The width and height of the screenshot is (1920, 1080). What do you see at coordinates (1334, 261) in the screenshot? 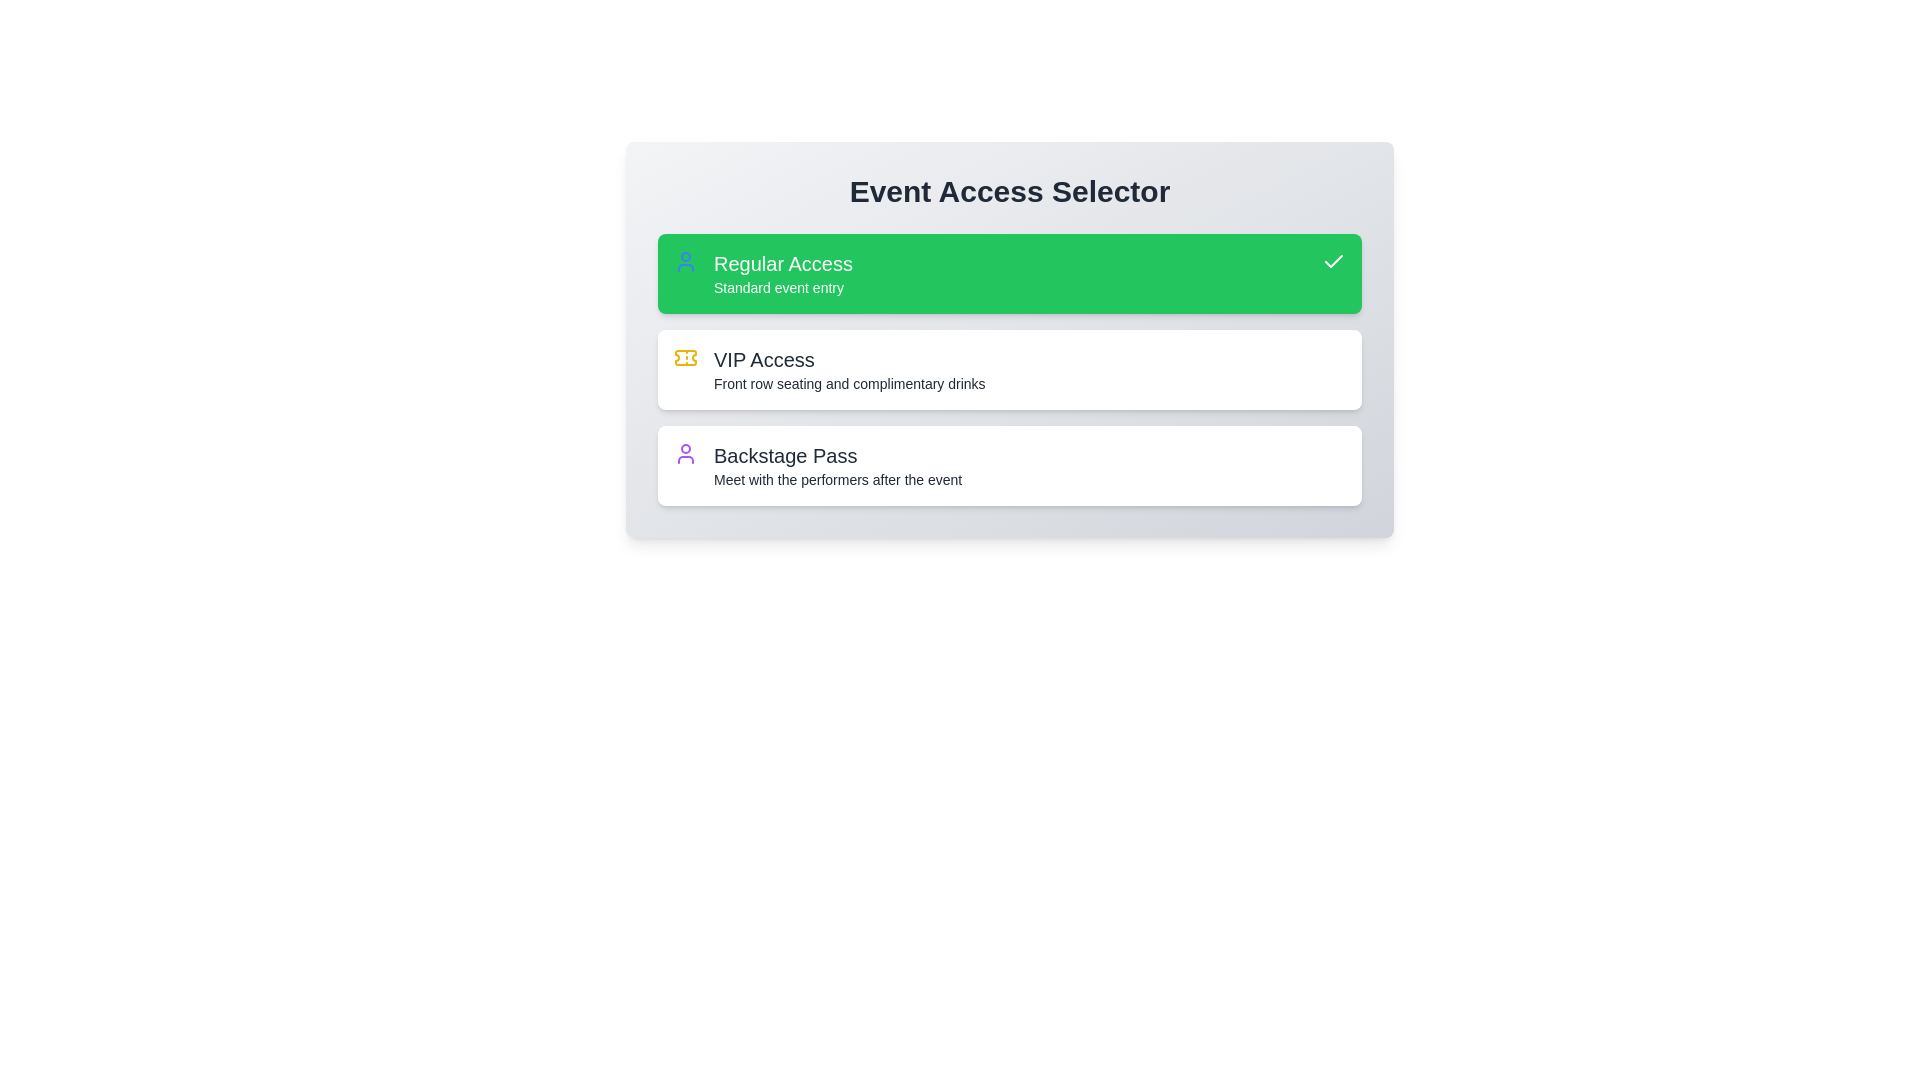
I see `the checkmark SVG icon indicating selection or confirmation of the 'Regular Access' option within the green section labeled 'Regular Access Standard event entry'` at bounding box center [1334, 261].